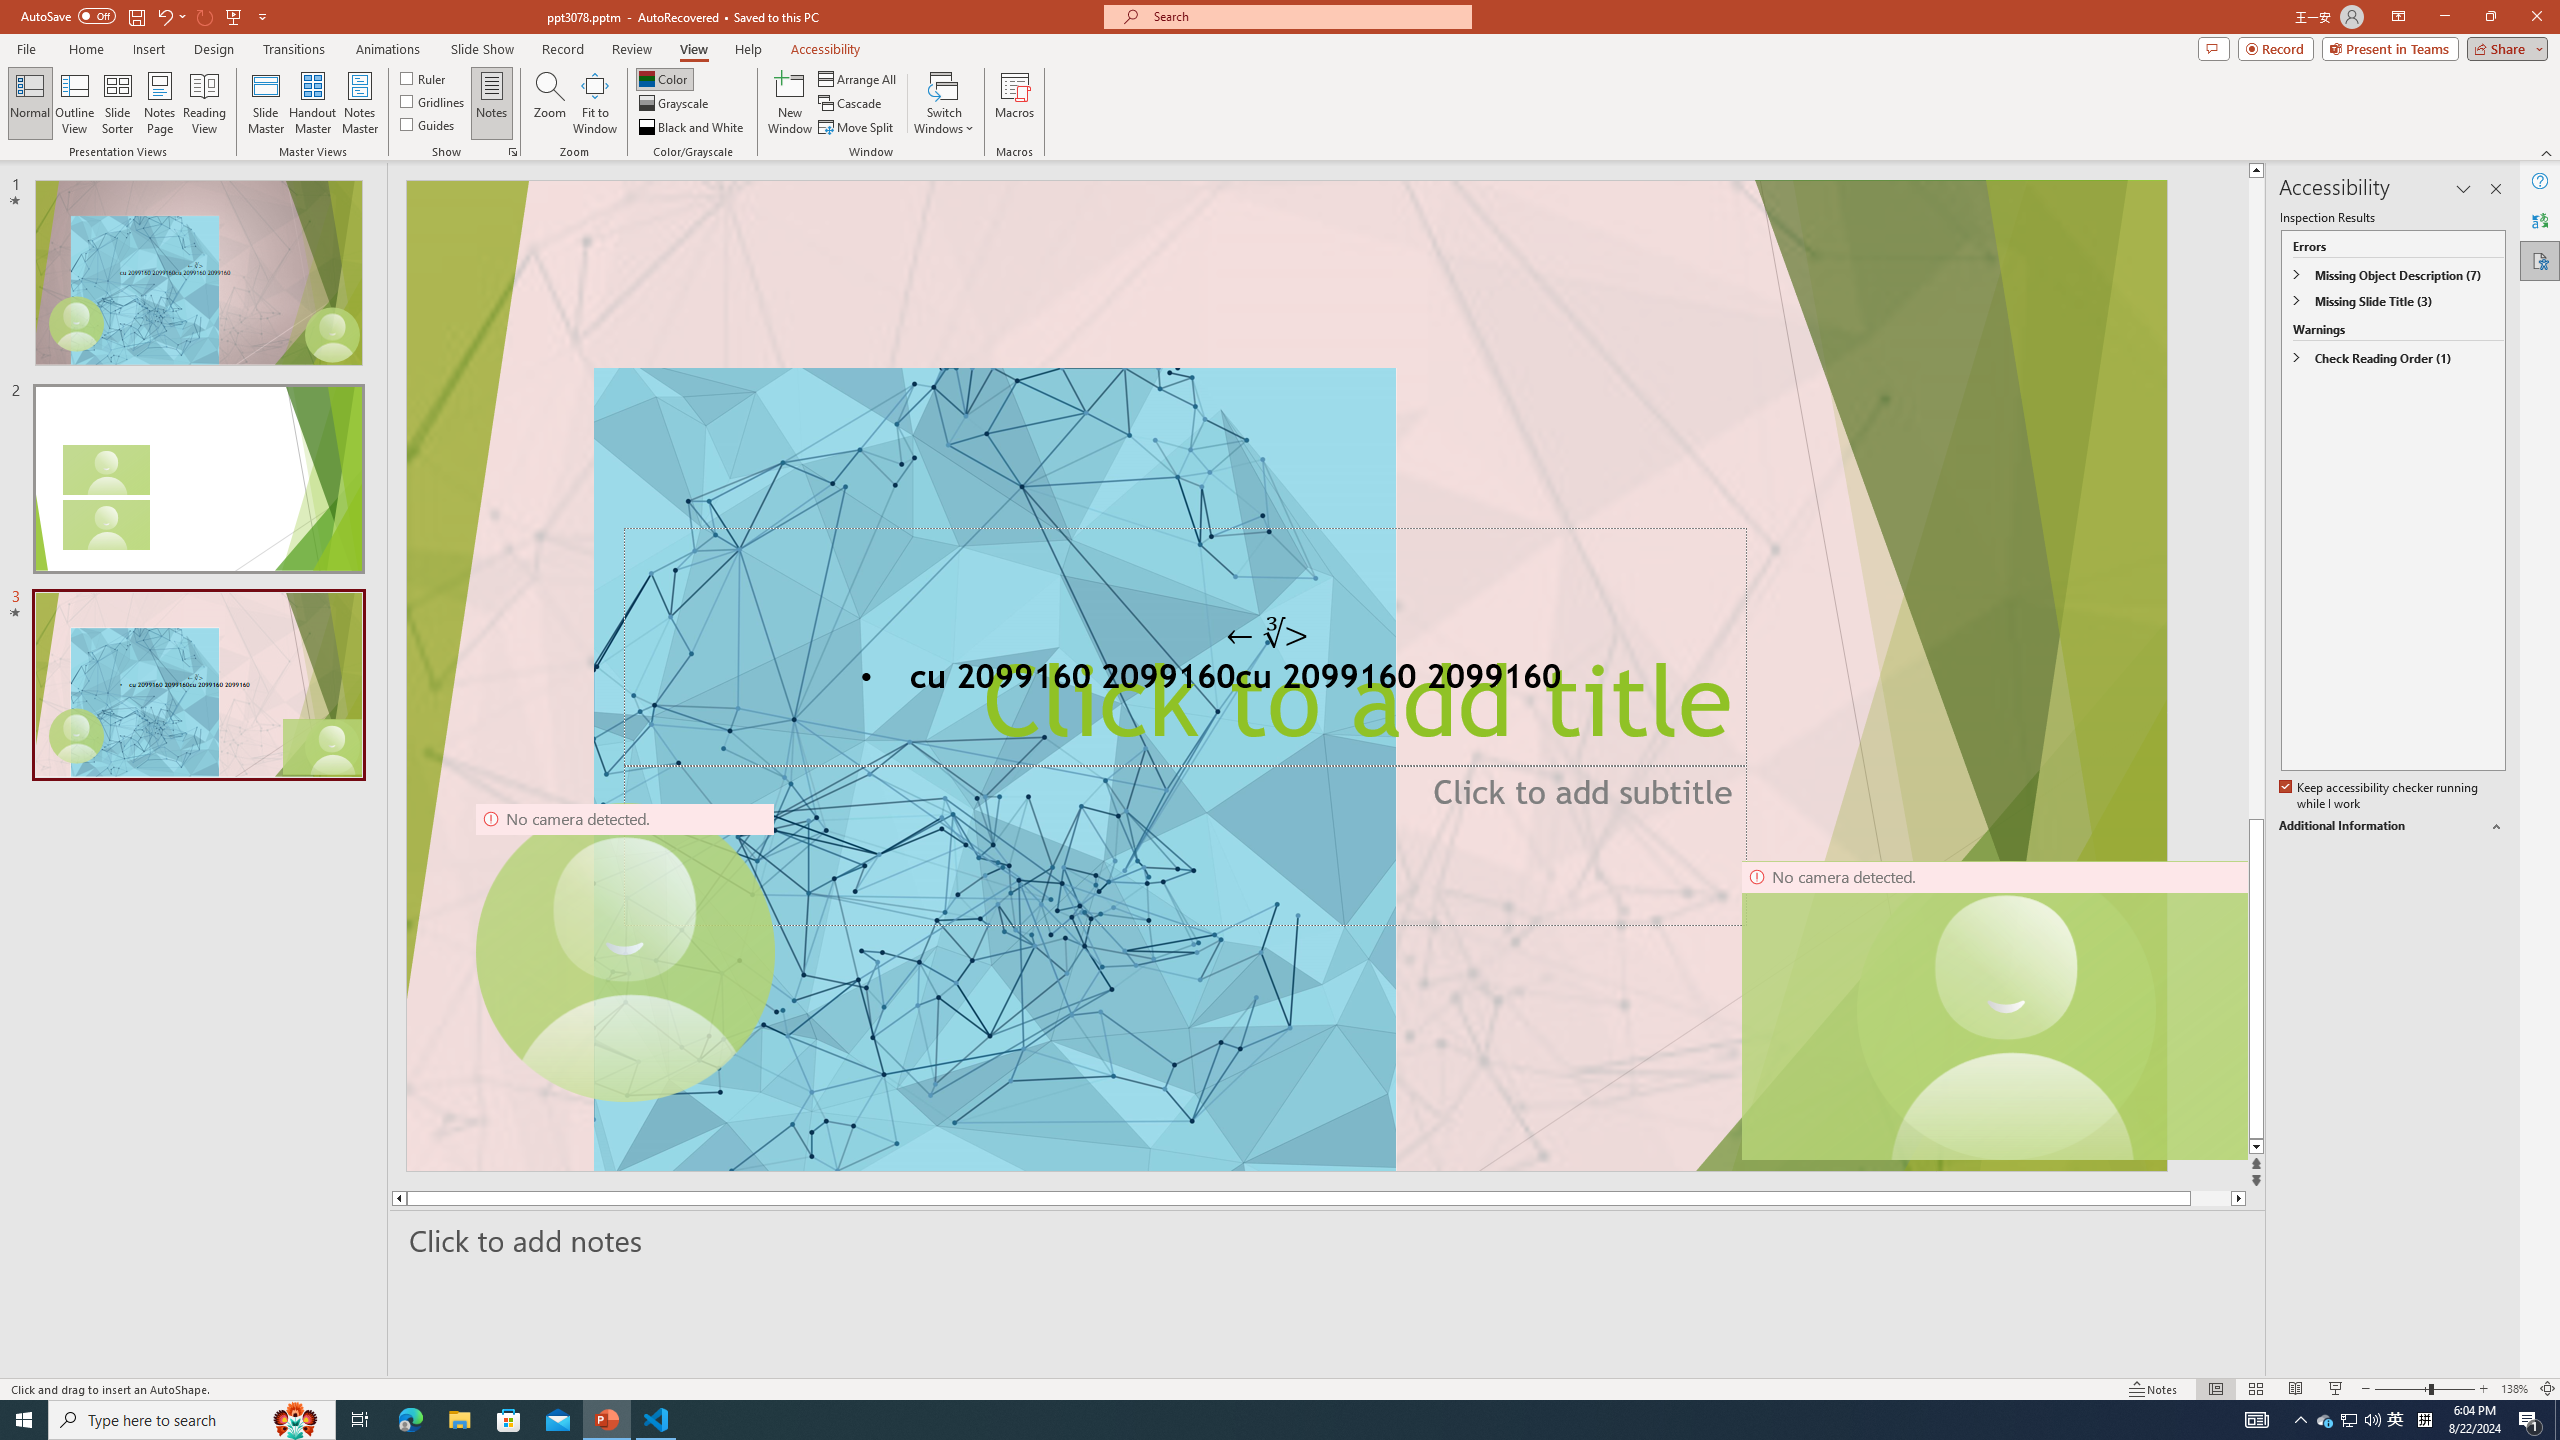 This screenshot has height=1440, width=2560. I want to click on 'Switch Windows', so click(943, 103).